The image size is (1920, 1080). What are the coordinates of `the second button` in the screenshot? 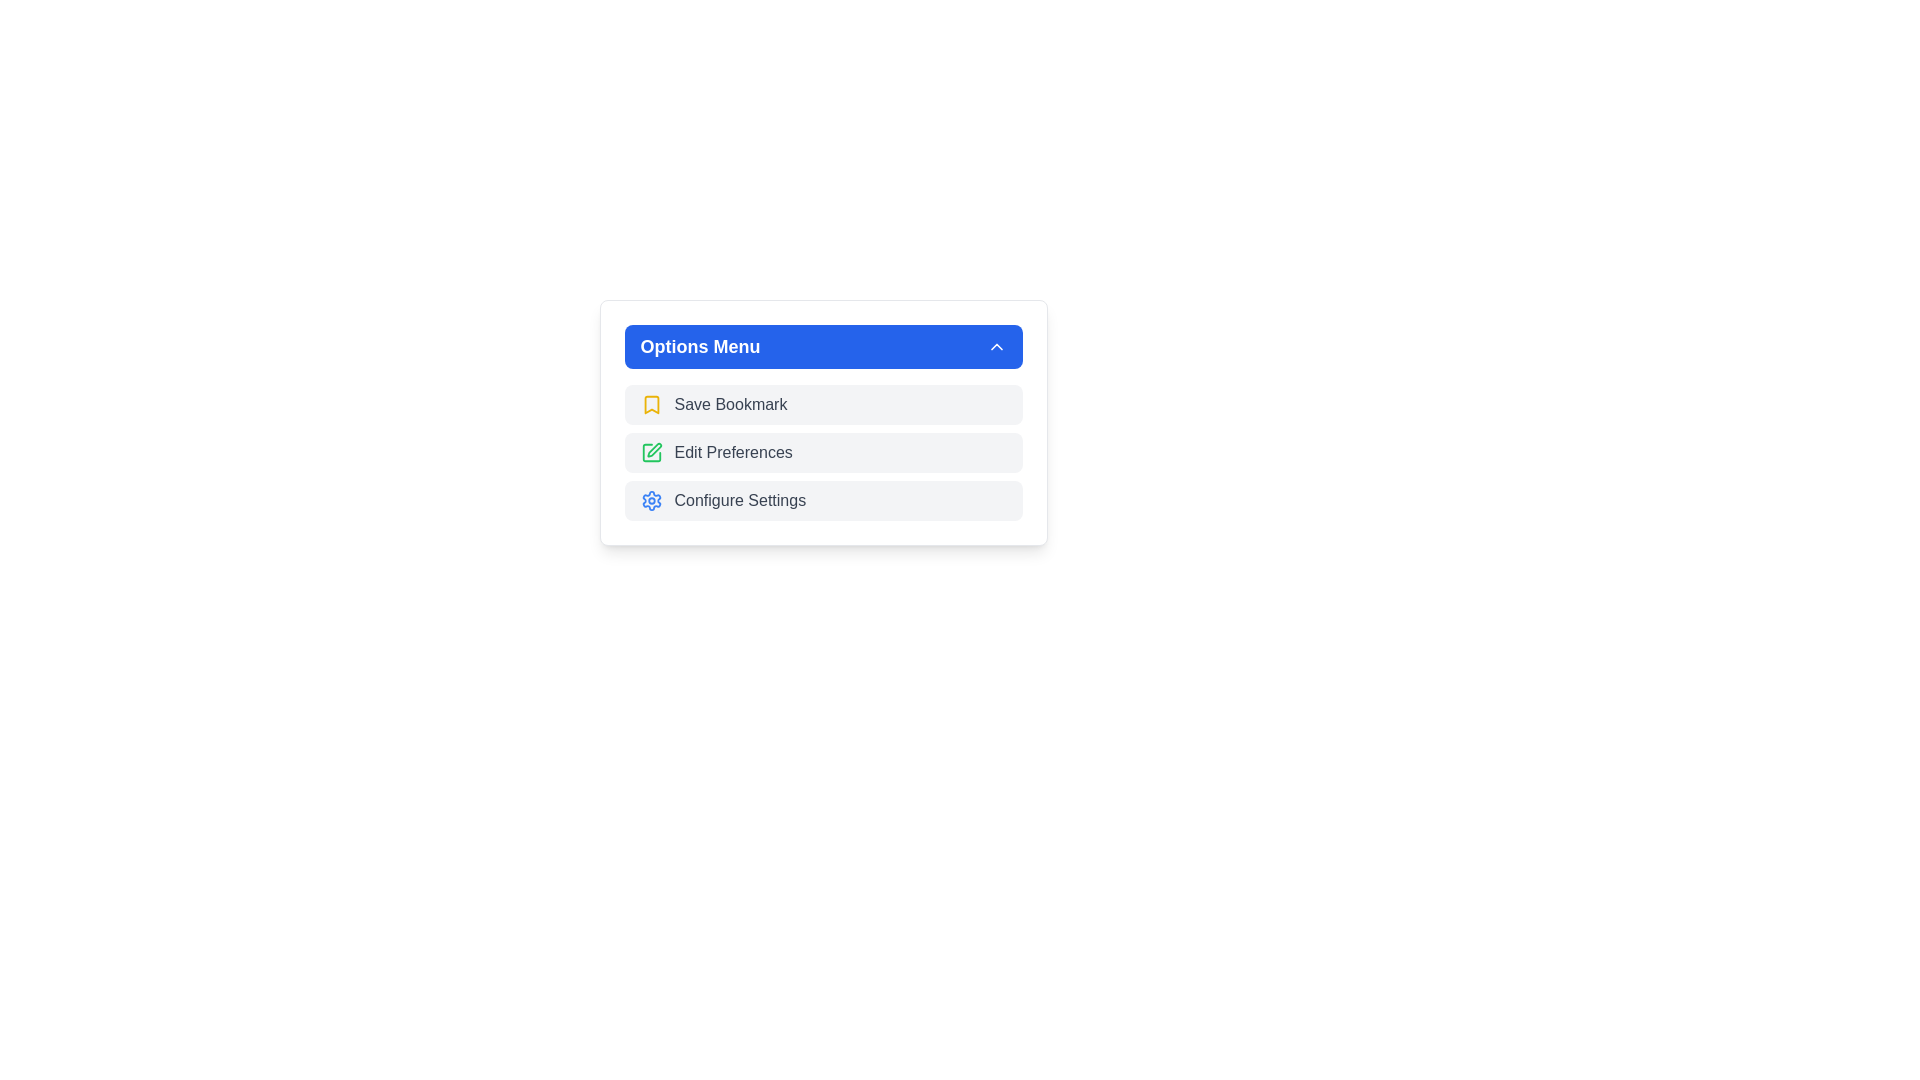 It's located at (823, 452).